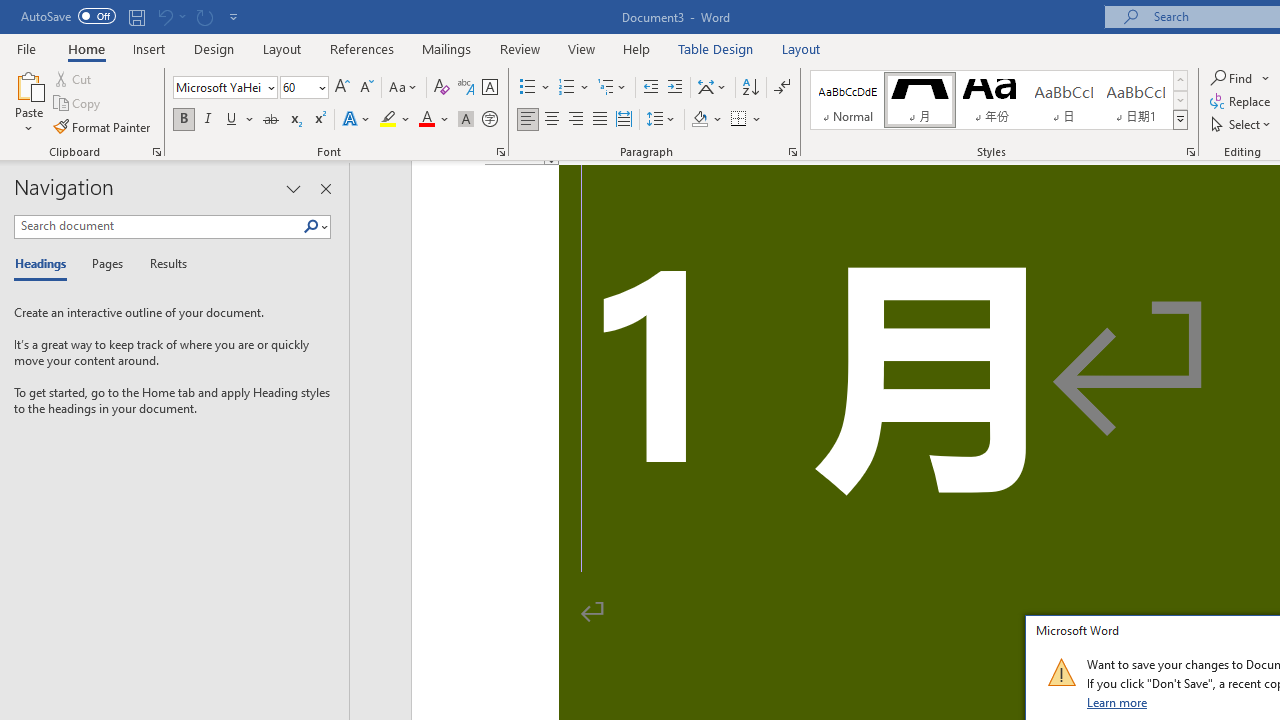  What do you see at coordinates (528, 119) in the screenshot?
I see `'Align Left'` at bounding box center [528, 119].